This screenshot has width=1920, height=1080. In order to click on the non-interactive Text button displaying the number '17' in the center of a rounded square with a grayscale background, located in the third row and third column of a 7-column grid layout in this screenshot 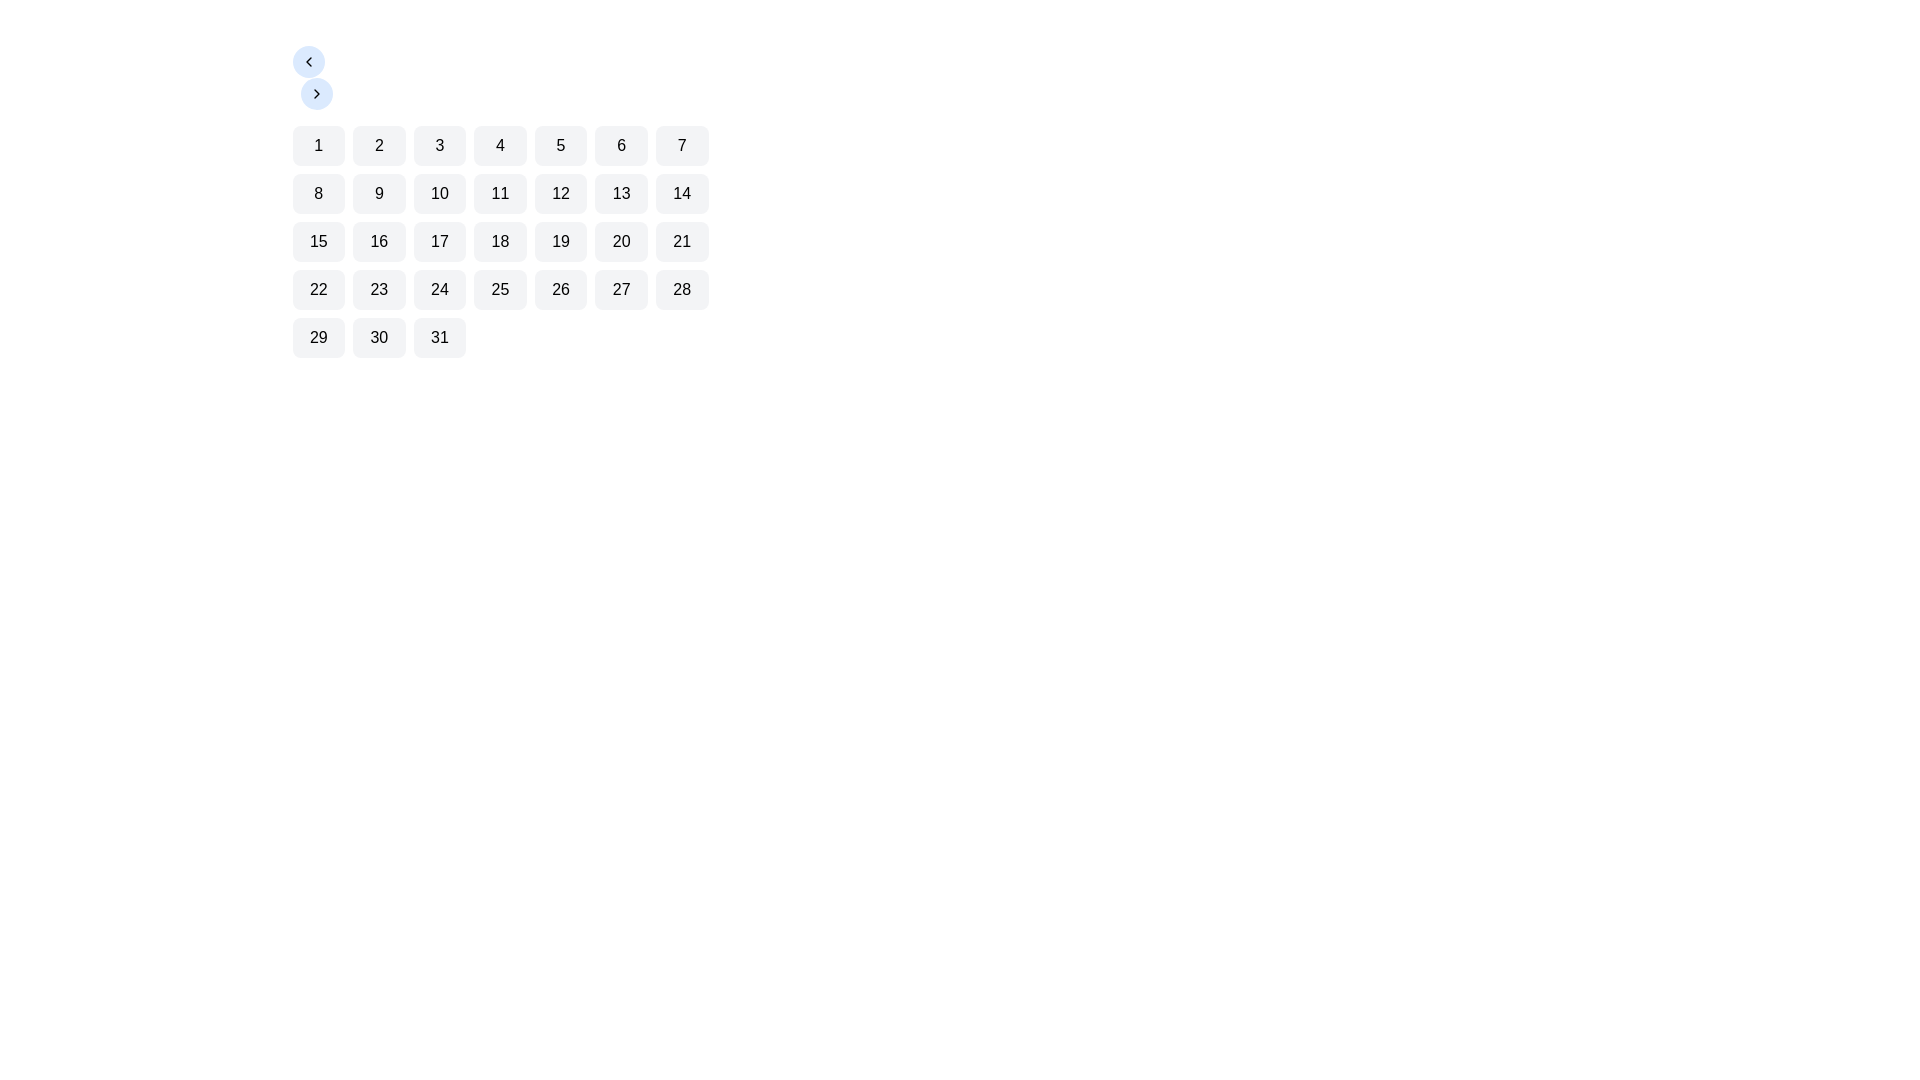, I will do `click(437, 241)`.